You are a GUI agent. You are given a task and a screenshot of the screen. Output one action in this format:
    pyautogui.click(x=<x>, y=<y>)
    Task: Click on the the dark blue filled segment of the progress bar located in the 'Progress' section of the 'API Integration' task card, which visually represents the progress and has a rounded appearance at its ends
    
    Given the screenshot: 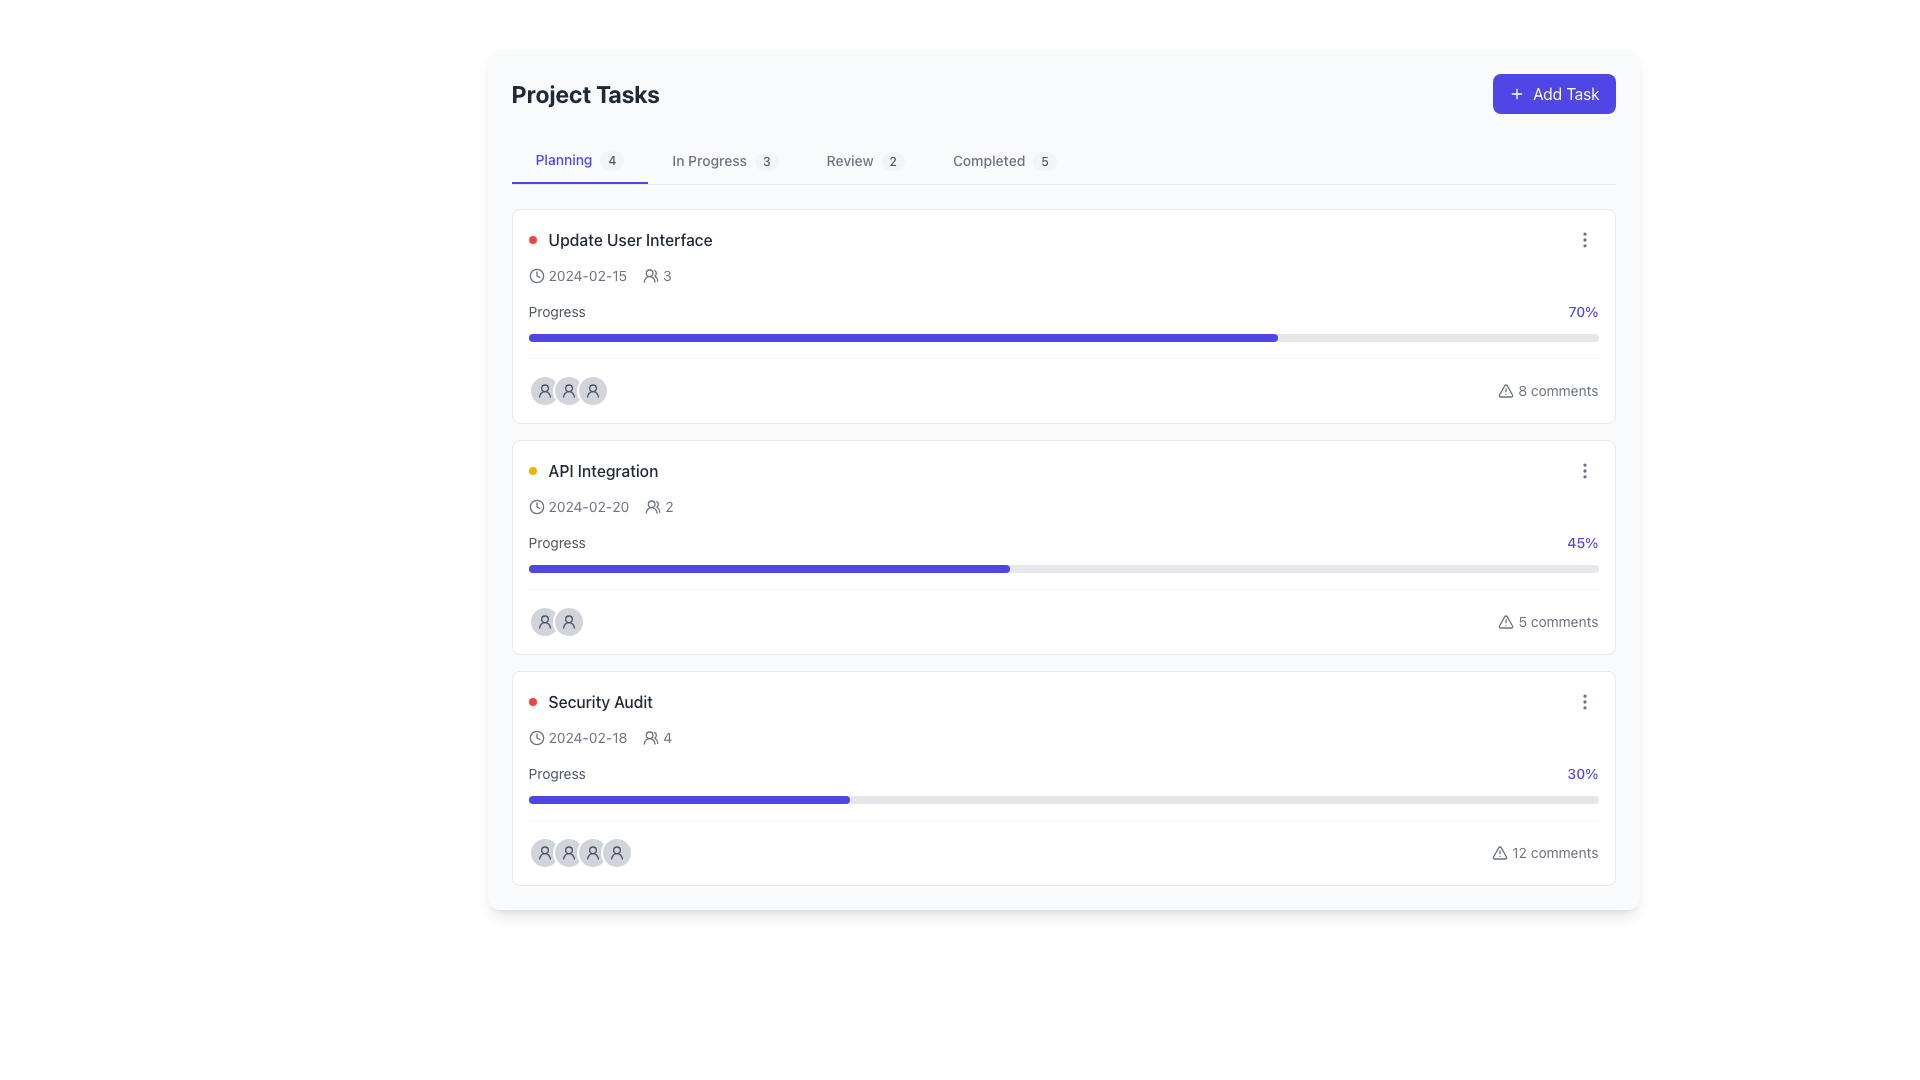 What is the action you would take?
    pyautogui.click(x=768, y=569)
    